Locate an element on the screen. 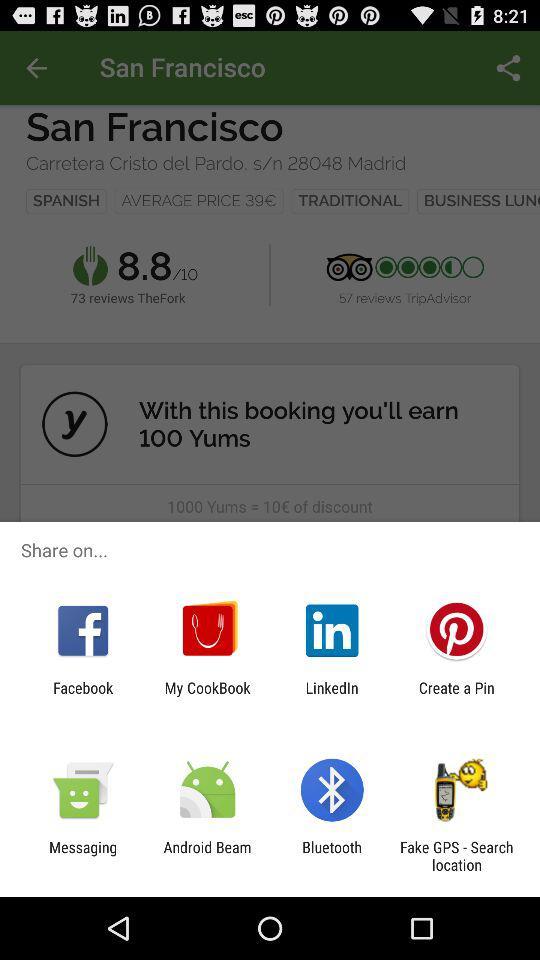  app to the right of android beam app is located at coordinates (332, 855).